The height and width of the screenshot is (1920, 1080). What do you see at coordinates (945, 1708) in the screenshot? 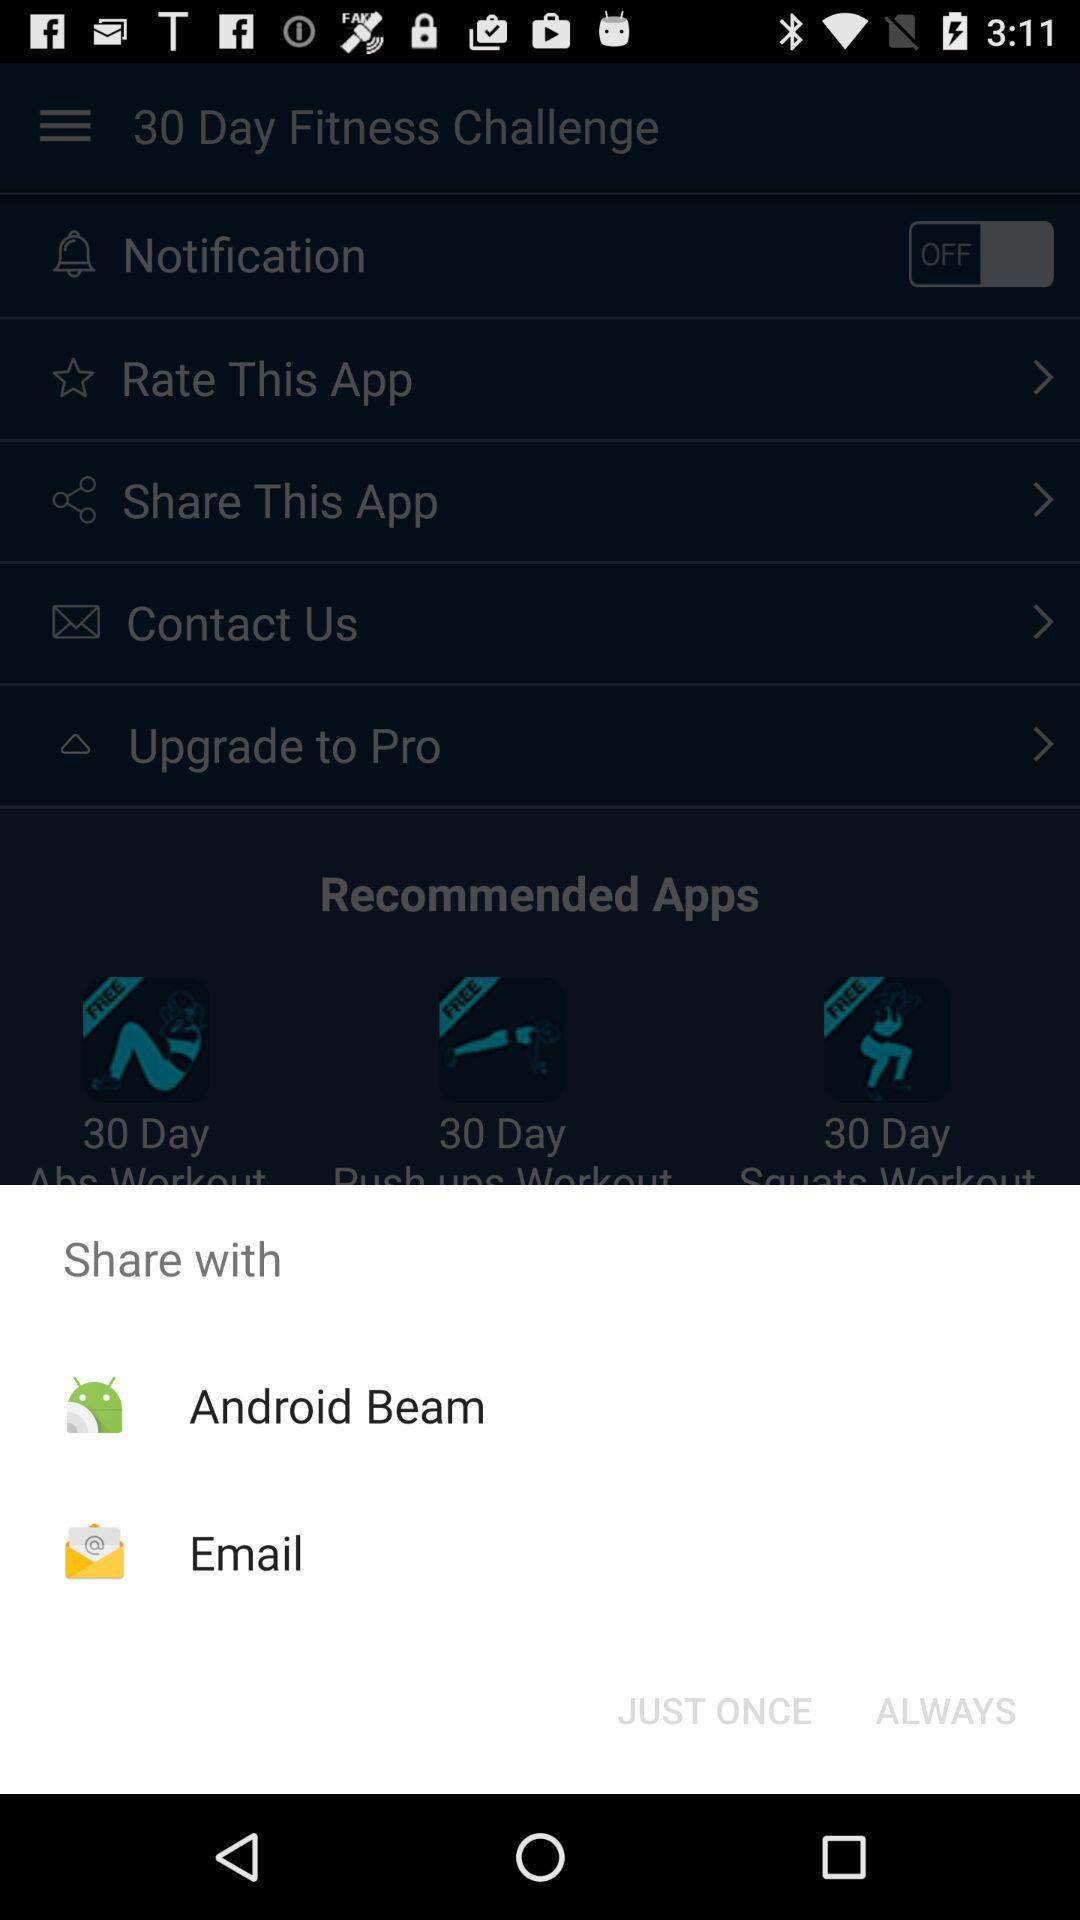
I see `always` at bounding box center [945, 1708].